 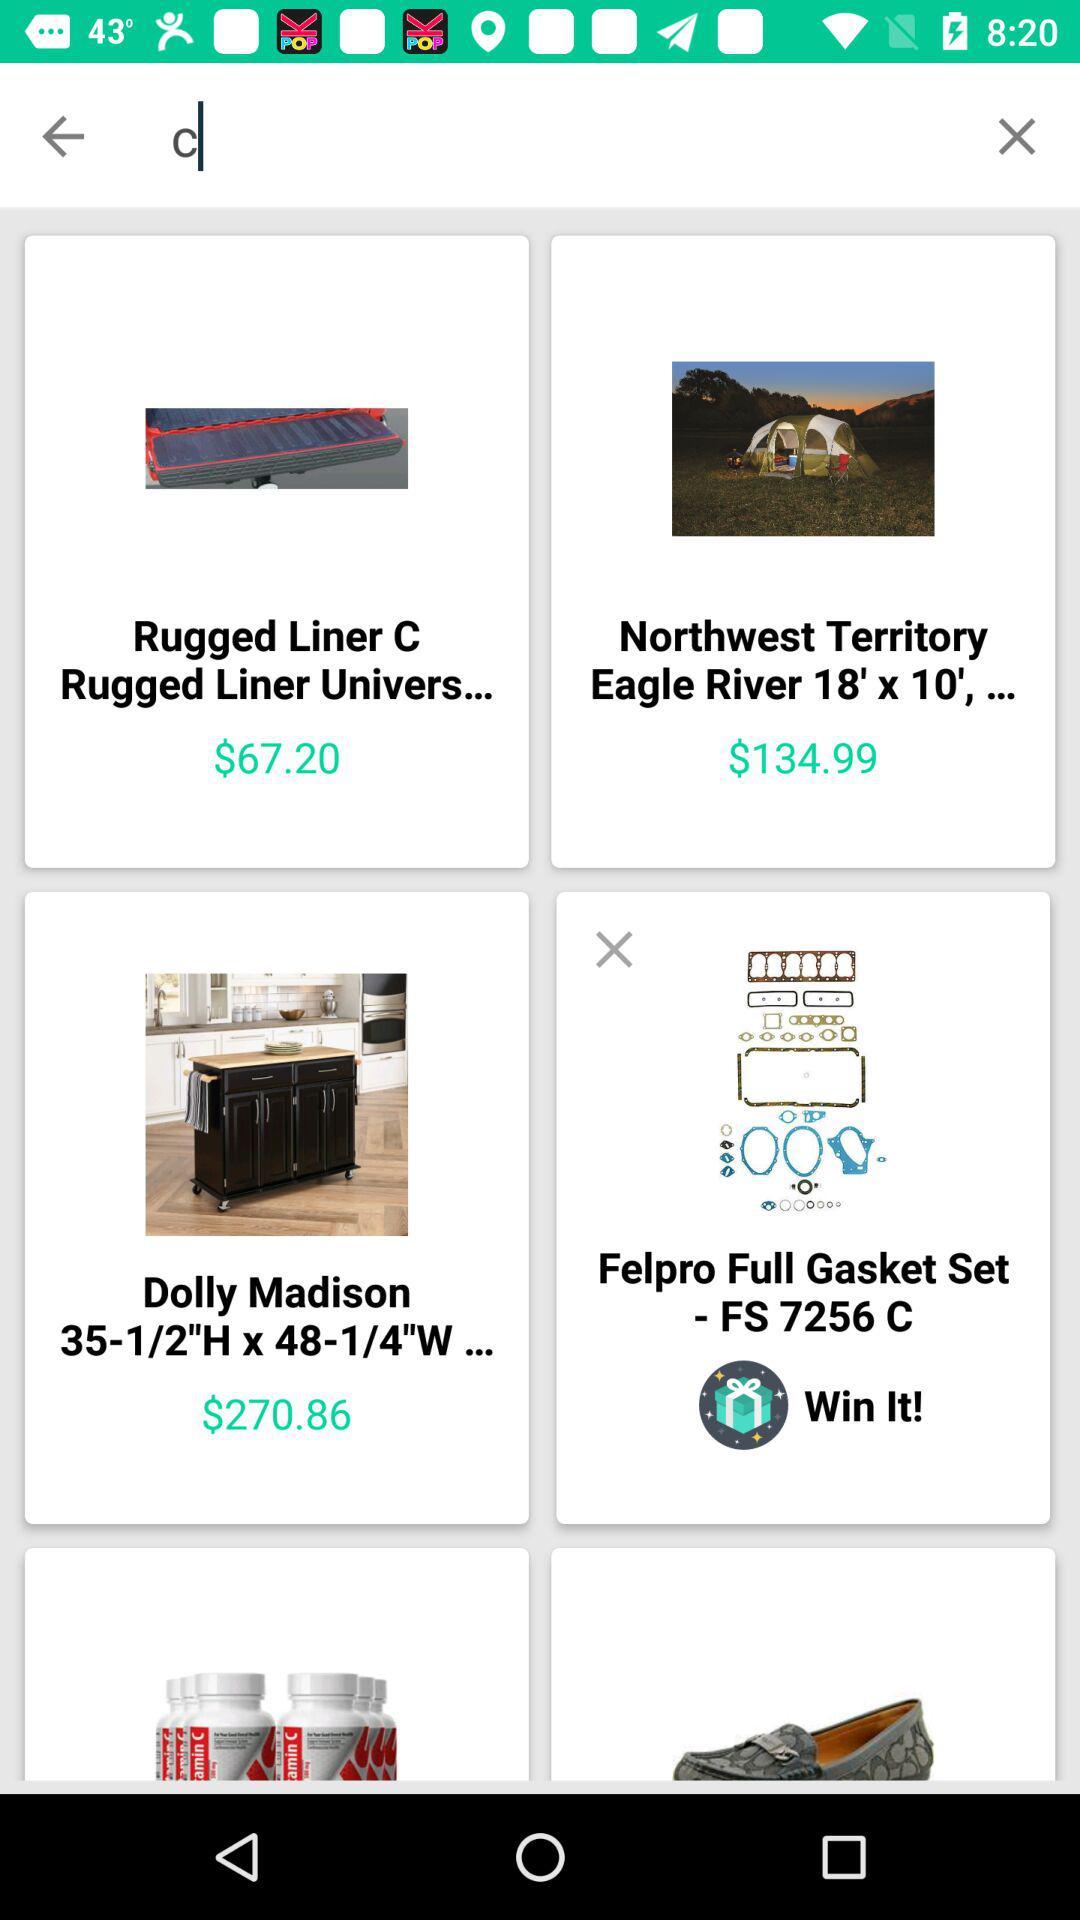 What do you see at coordinates (1017, 135) in the screenshot?
I see `the close icon` at bounding box center [1017, 135].